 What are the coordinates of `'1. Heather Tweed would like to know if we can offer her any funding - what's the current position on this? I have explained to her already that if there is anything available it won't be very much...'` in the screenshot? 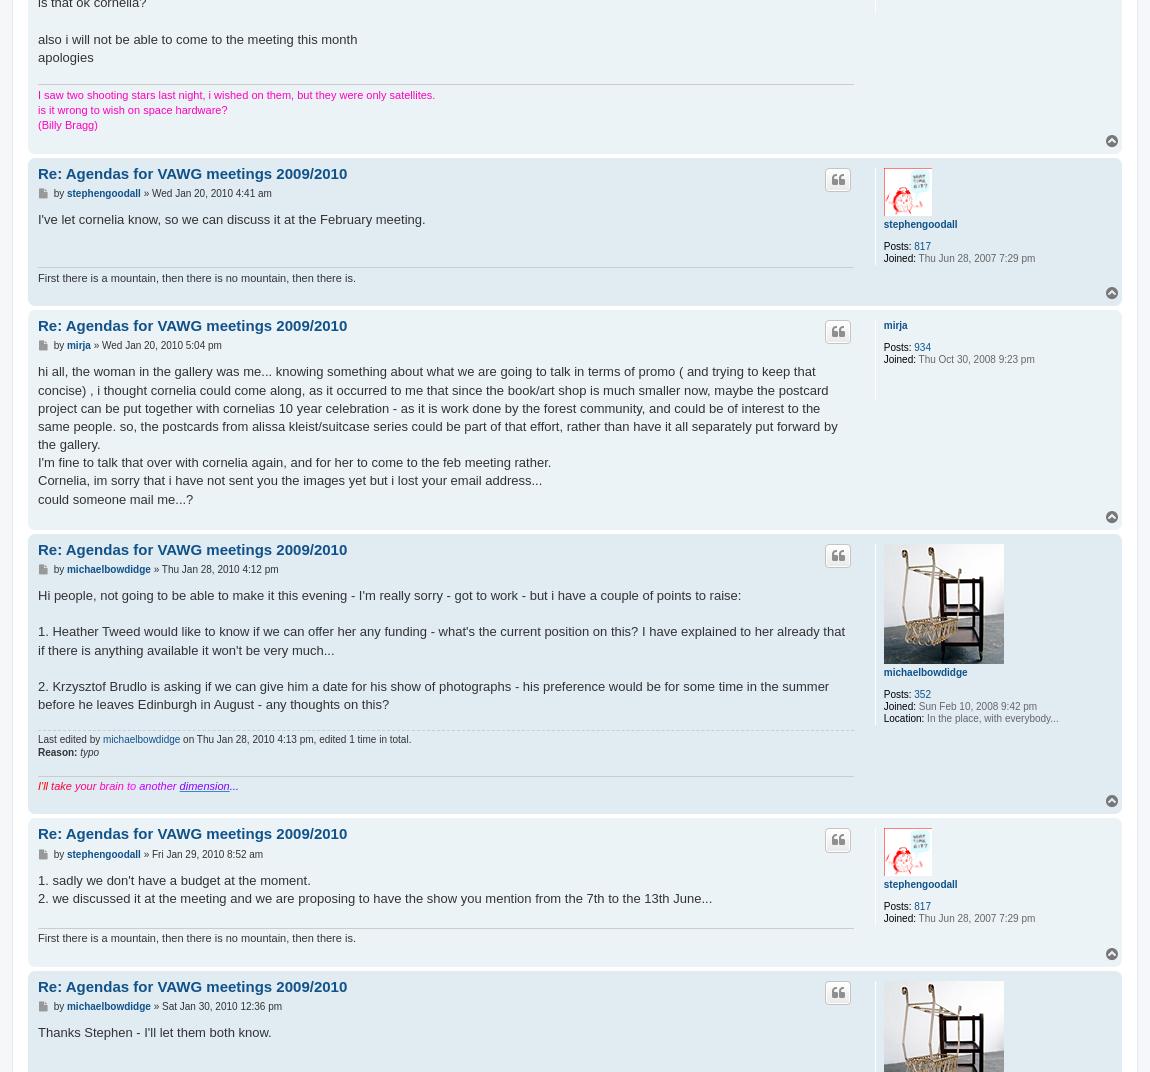 It's located at (36, 640).